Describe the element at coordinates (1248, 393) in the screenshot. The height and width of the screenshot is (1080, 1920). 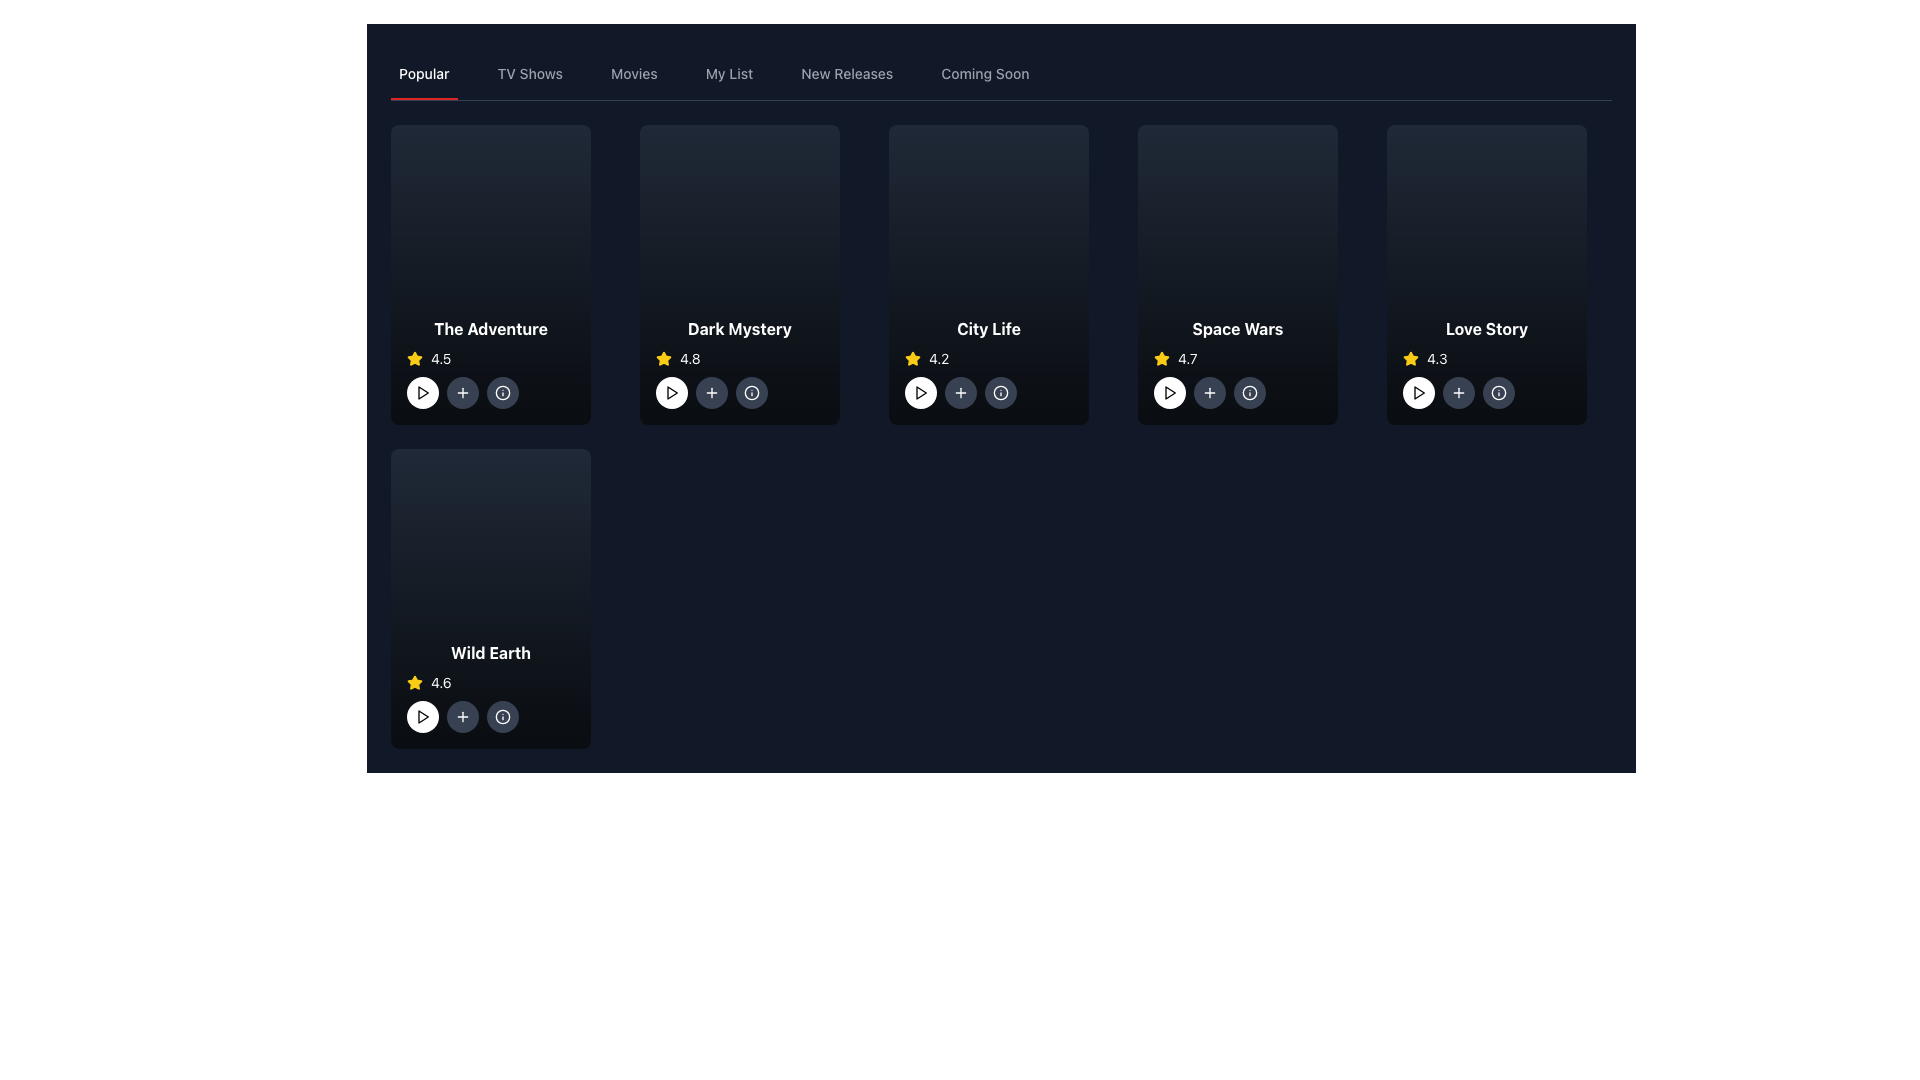
I see `the circular gray button with an 'i' icon, which is the third button in the sequence below the 'Space Wars' card` at that location.